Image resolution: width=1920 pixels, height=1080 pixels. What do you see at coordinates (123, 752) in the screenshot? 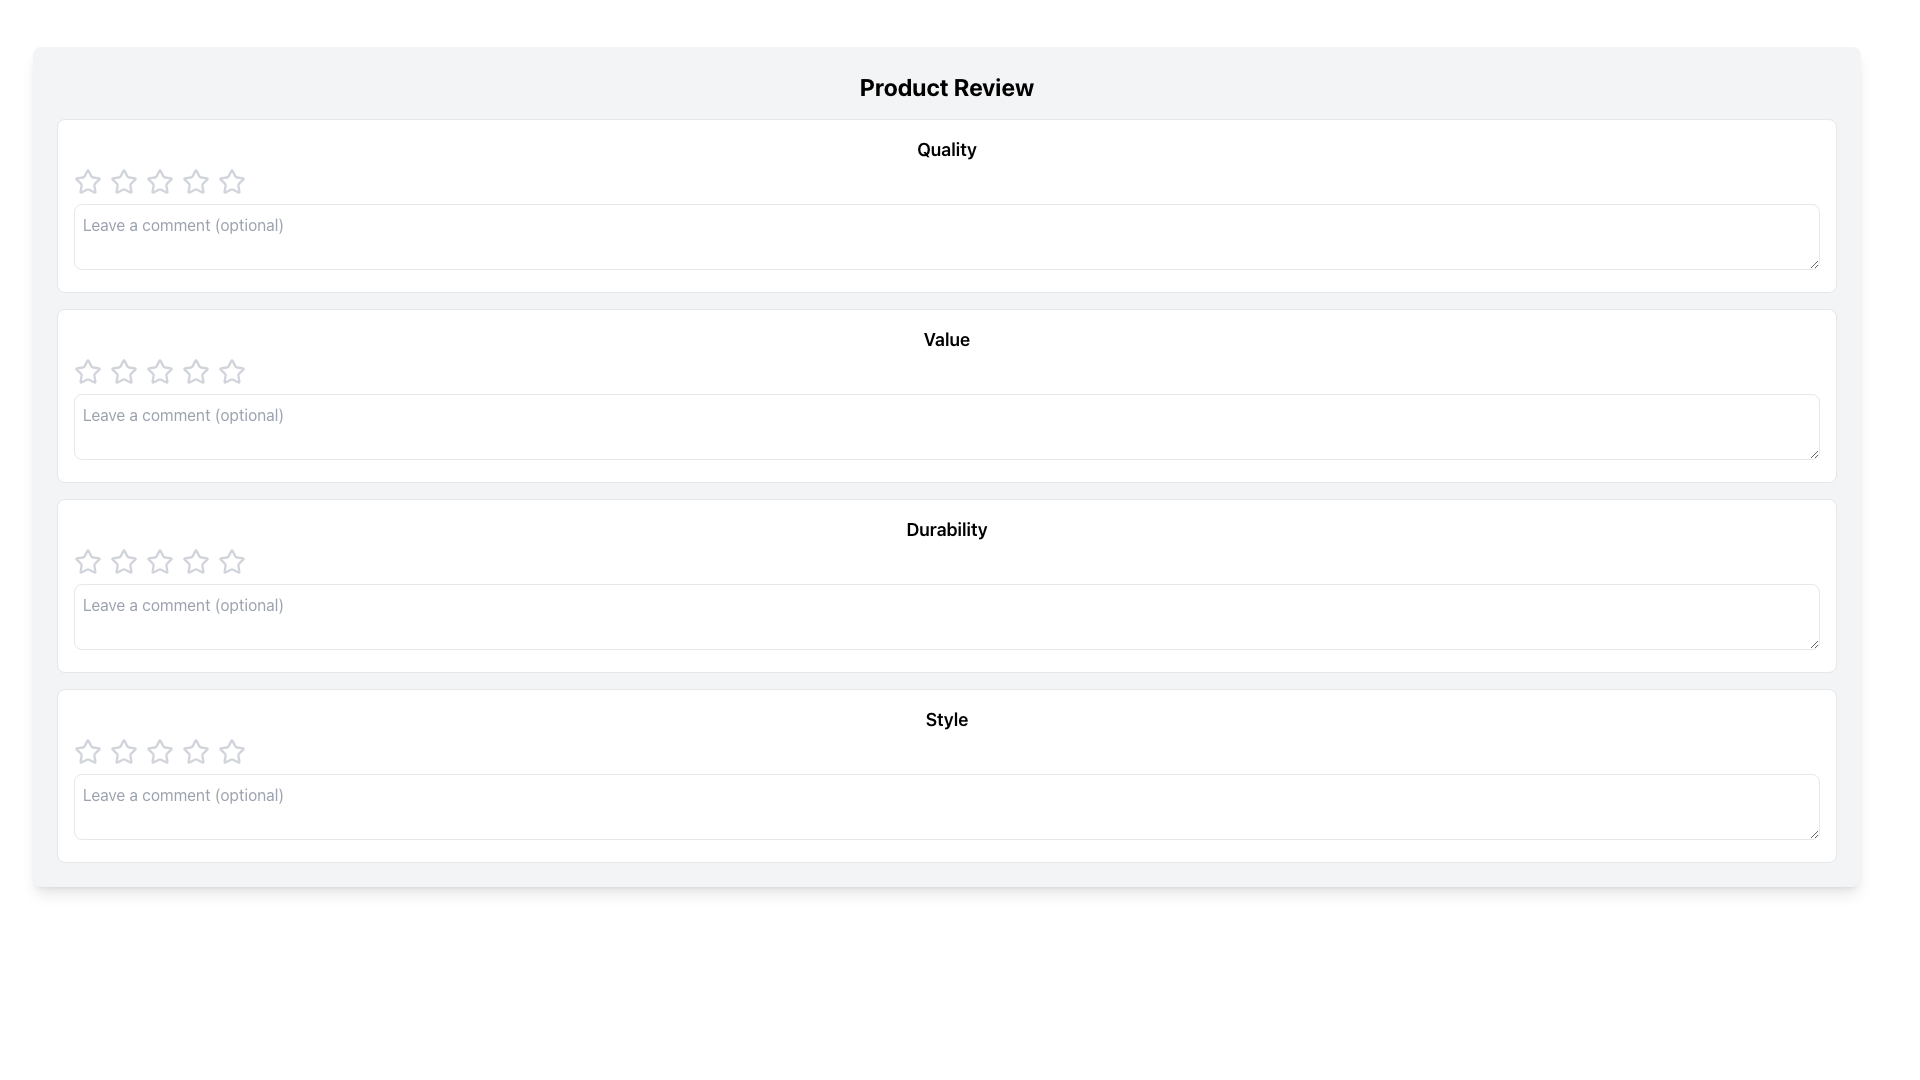
I see `the second star-shaped rating icon in the 'Style' evaluation section` at bounding box center [123, 752].